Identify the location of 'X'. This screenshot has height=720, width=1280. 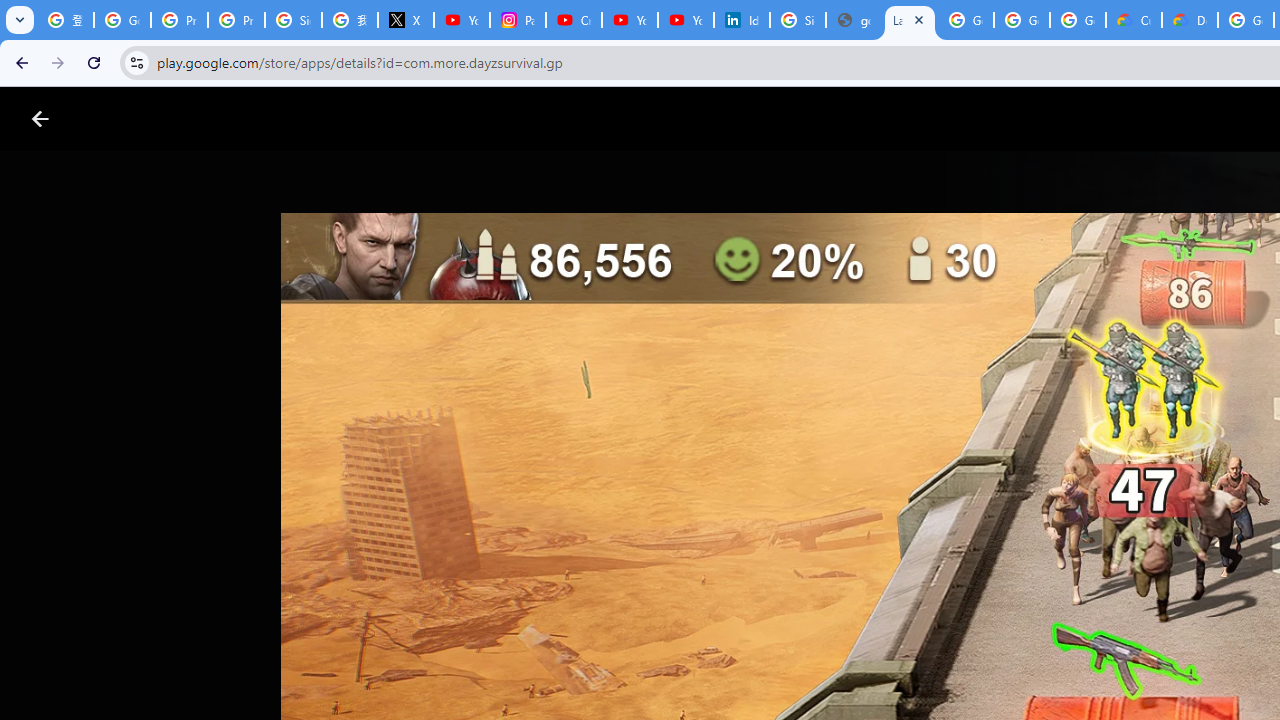
(404, 20).